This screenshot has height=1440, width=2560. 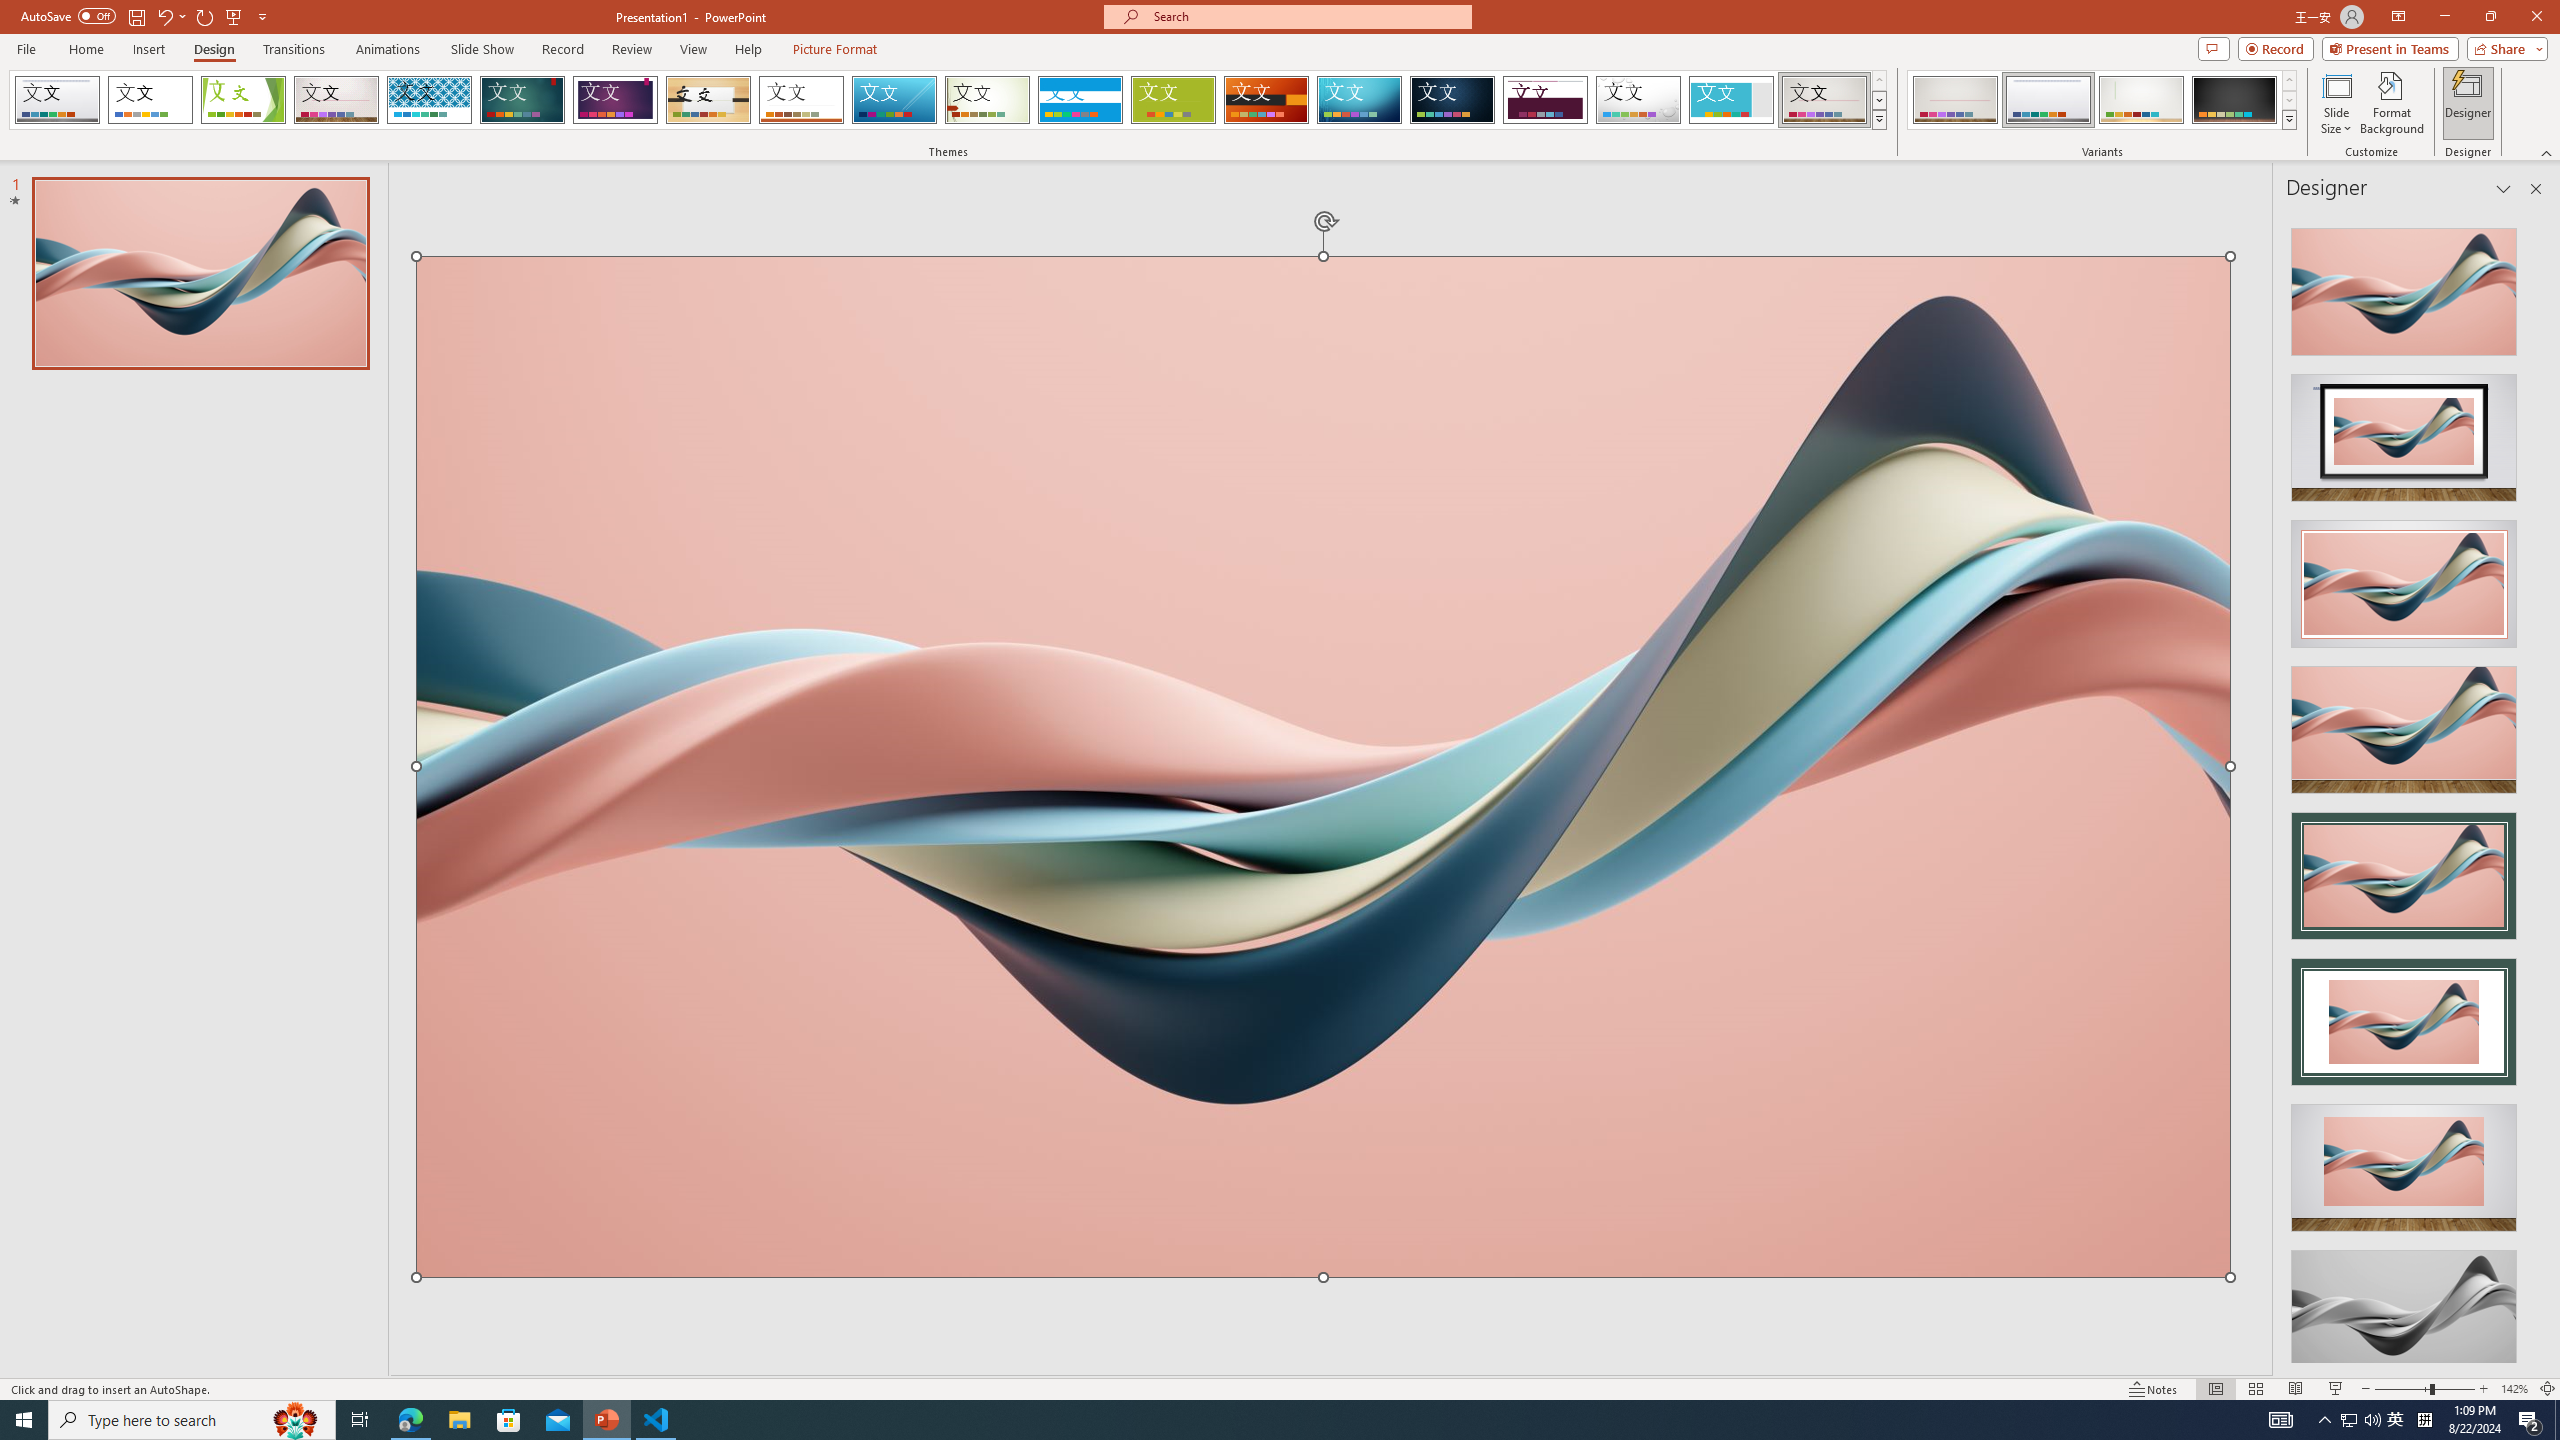 I want to click on 'Organic', so click(x=709, y=99).